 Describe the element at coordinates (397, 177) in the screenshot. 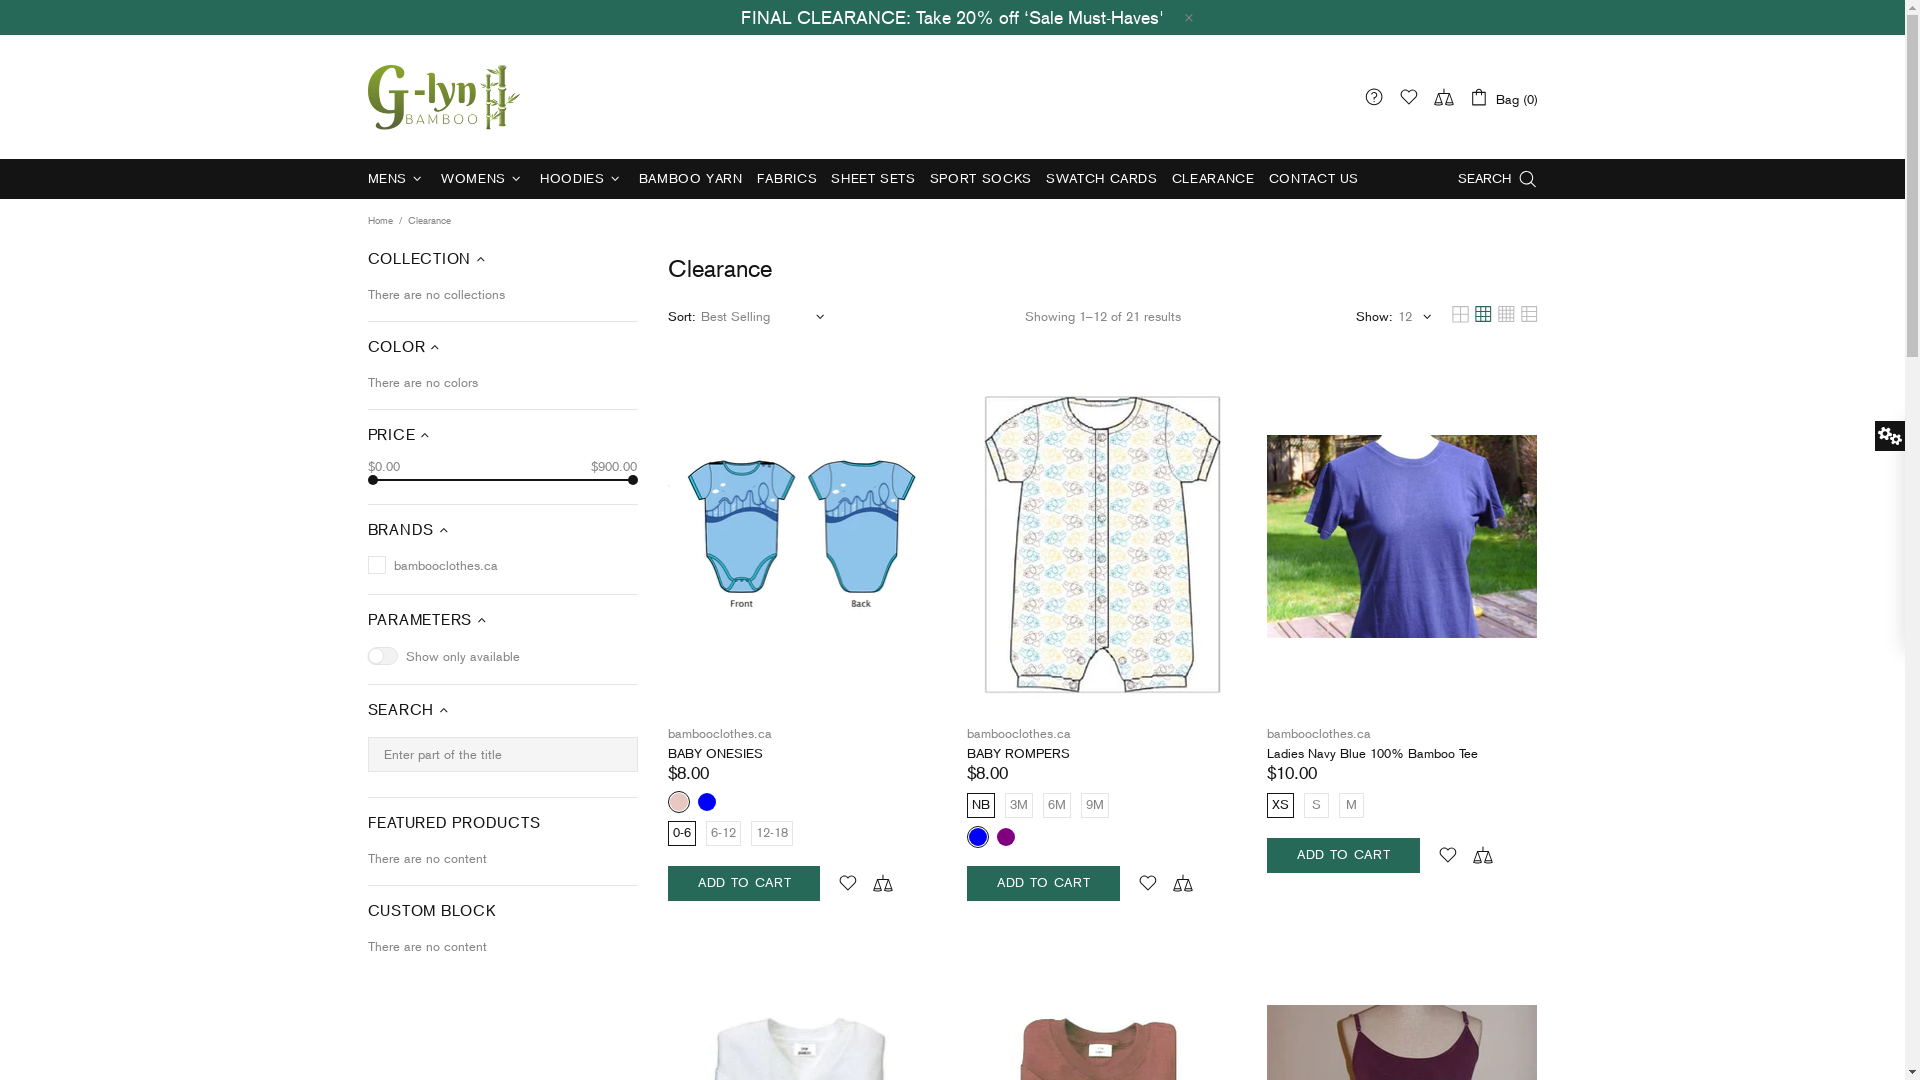

I see `'MENS'` at that location.